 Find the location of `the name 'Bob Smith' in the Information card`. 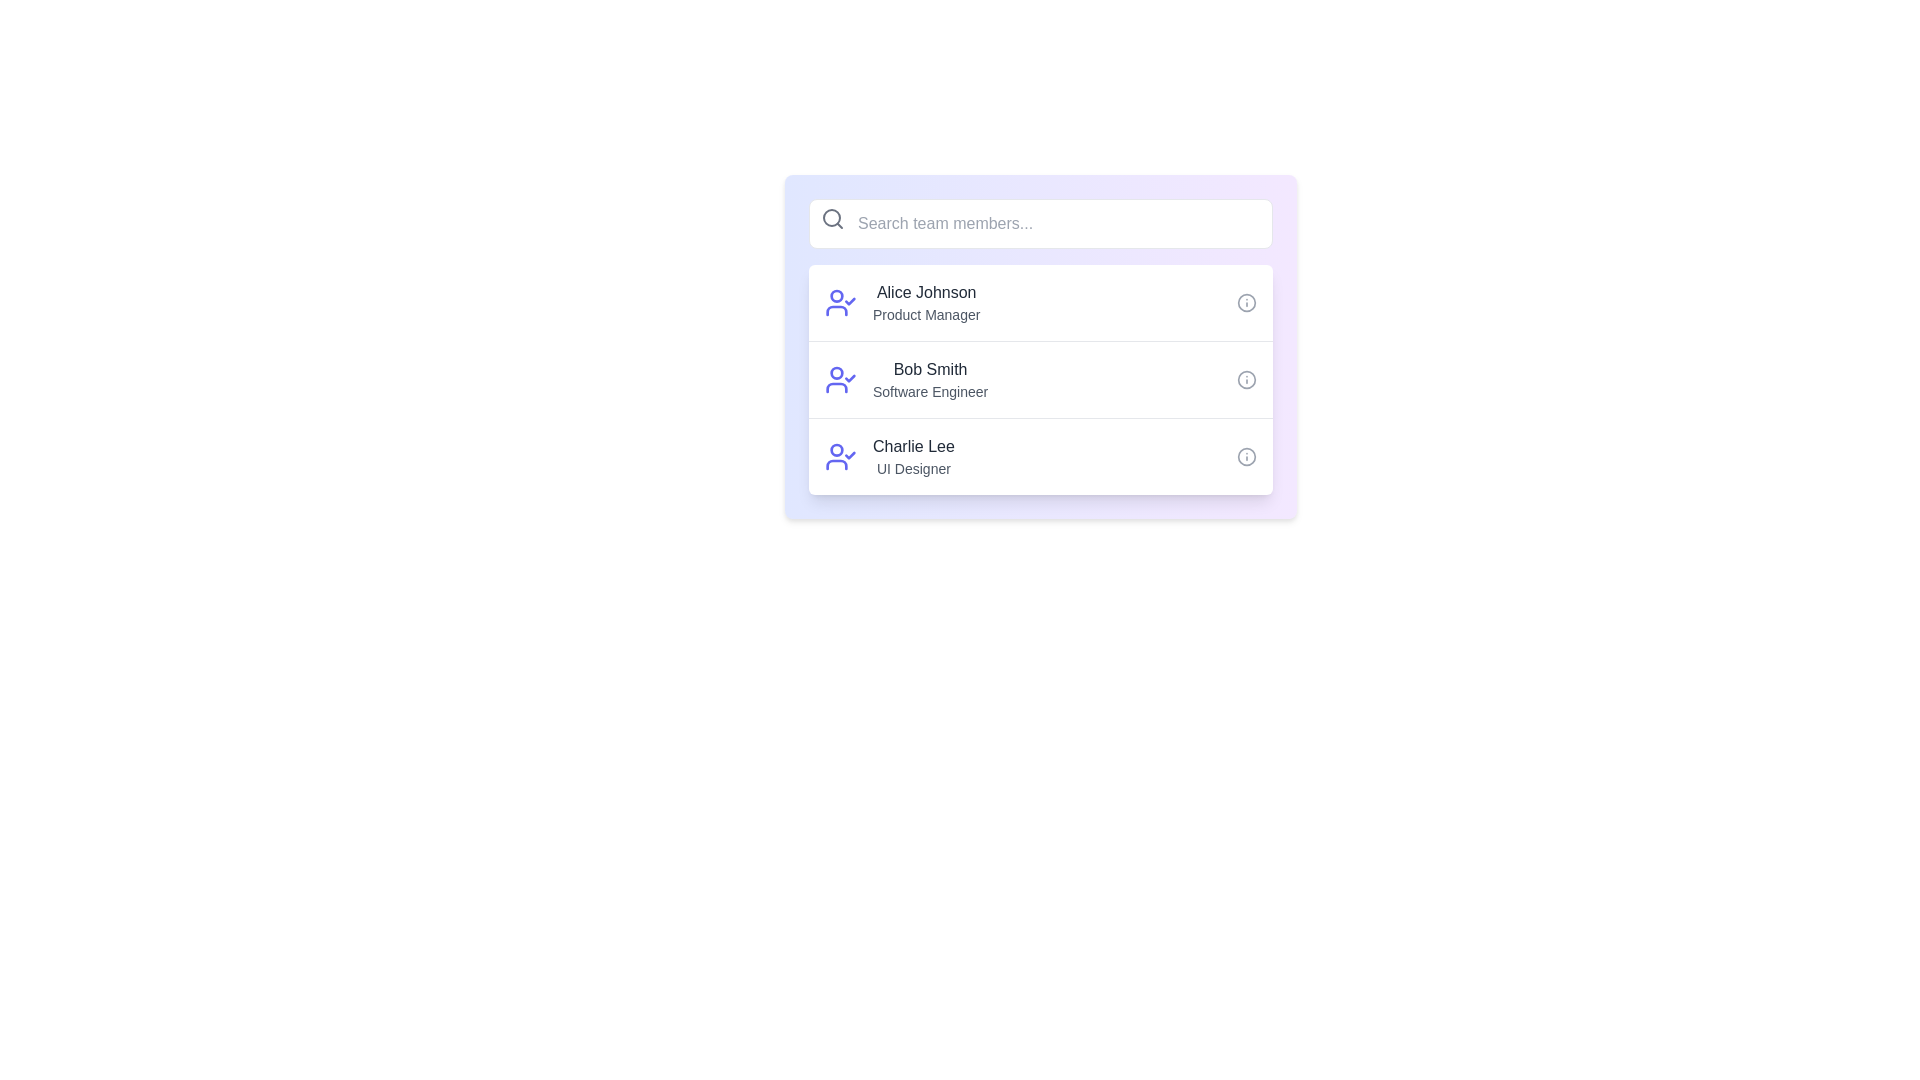

the name 'Bob Smith' in the Information card is located at coordinates (1040, 346).